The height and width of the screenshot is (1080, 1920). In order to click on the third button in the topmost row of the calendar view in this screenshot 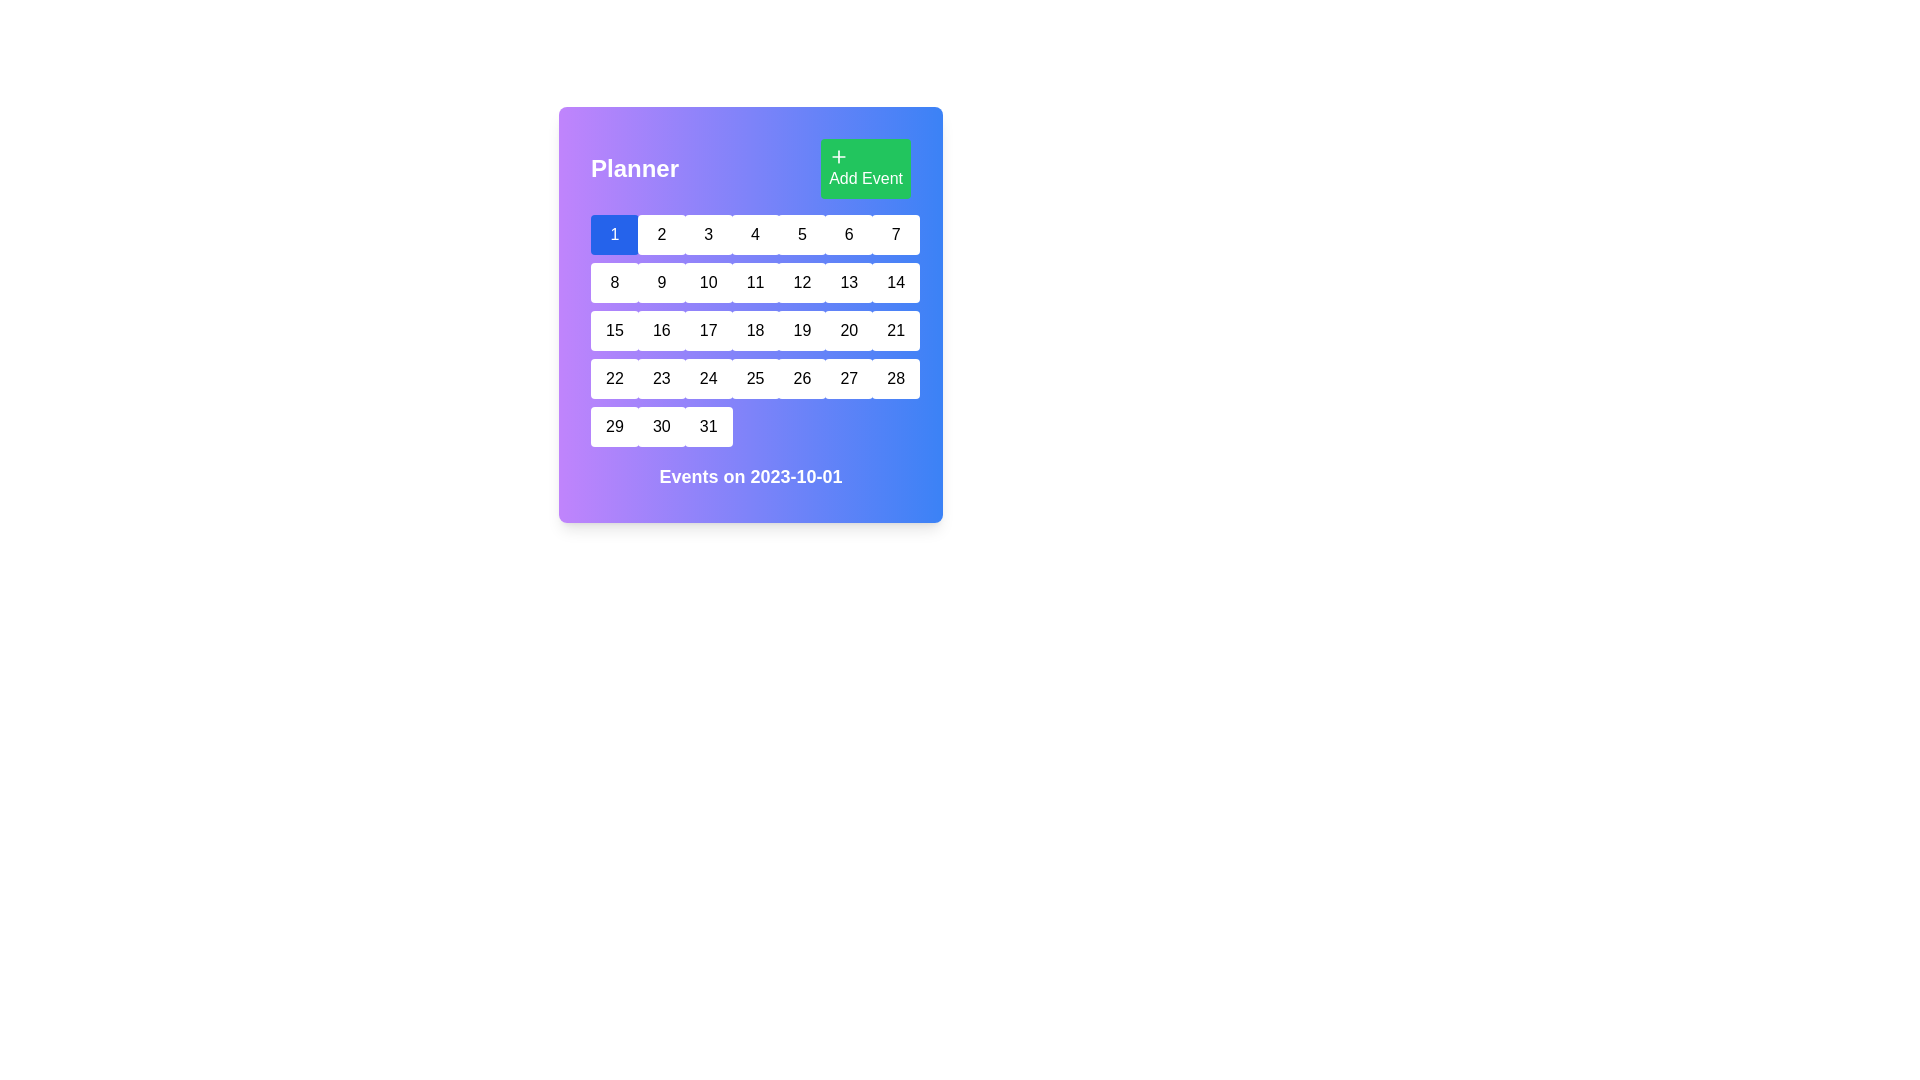, I will do `click(708, 234)`.